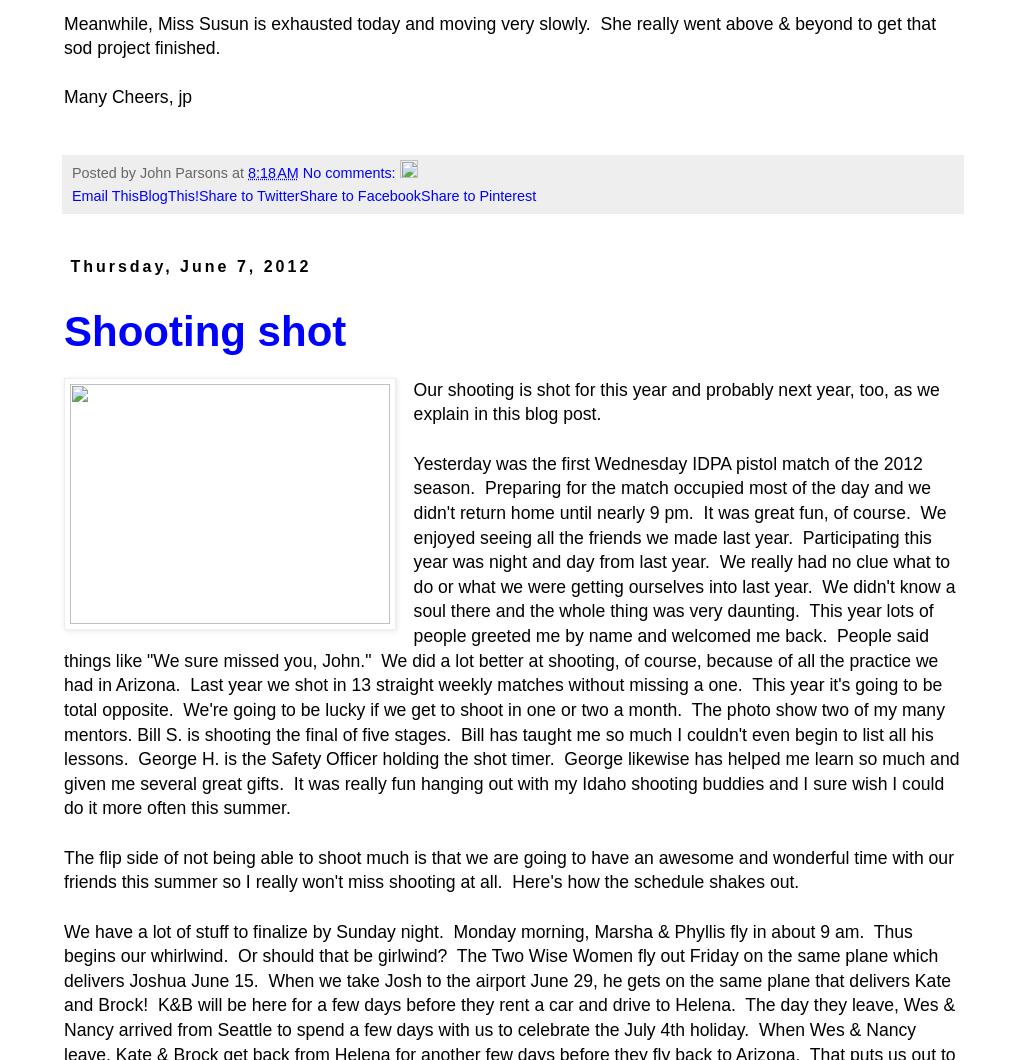  I want to click on 'Thursday, June 7, 2012', so click(70, 266).